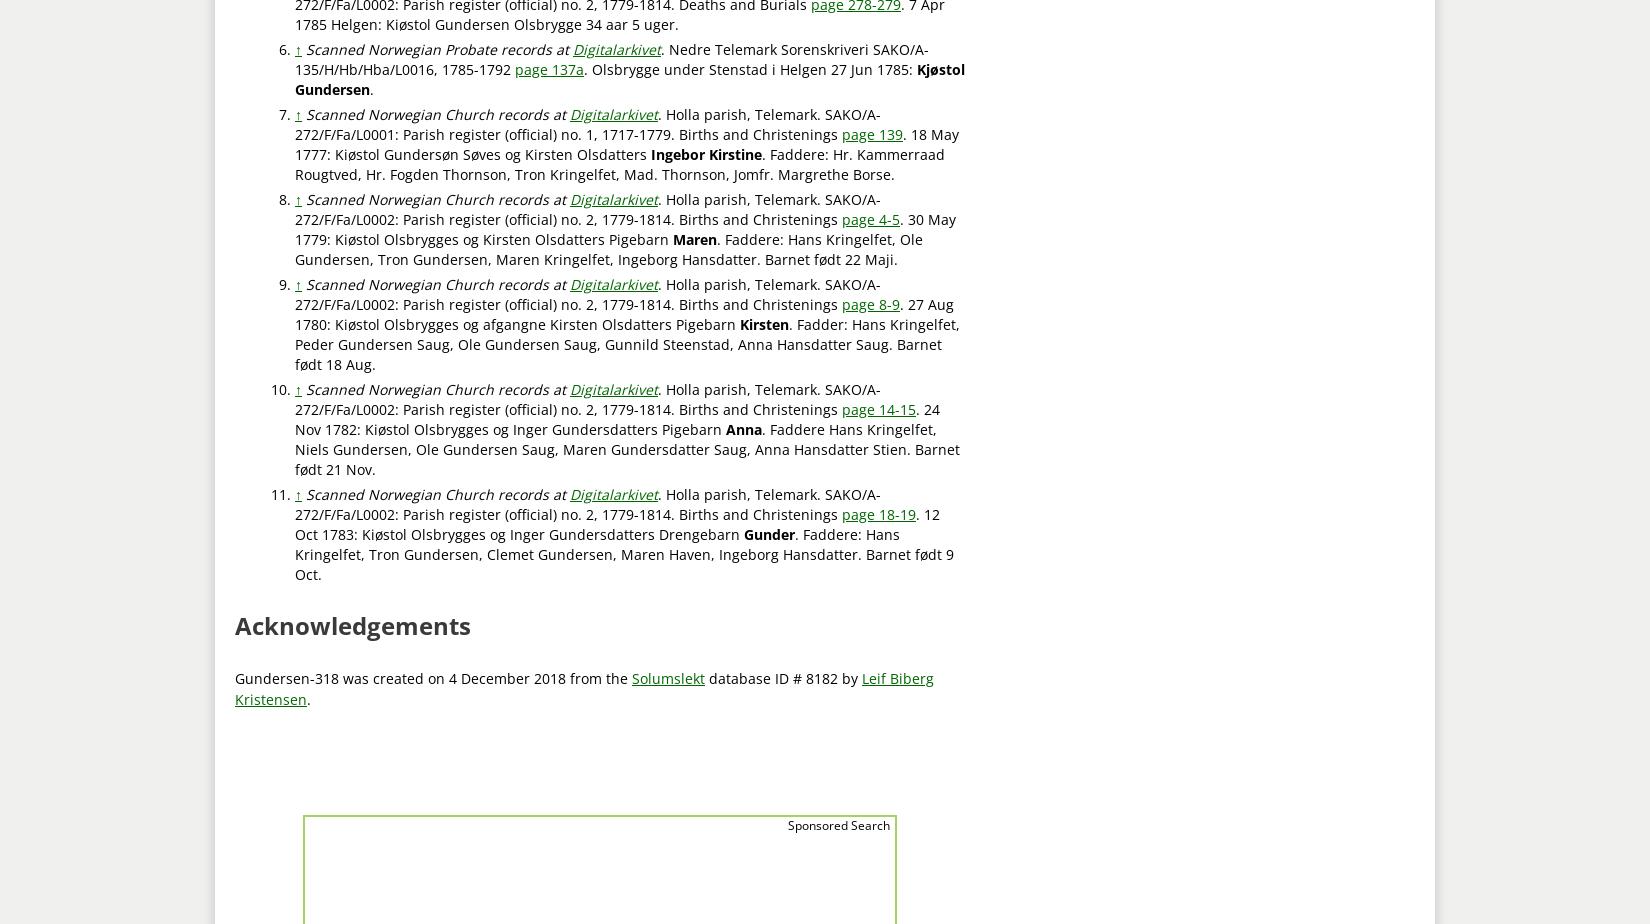 This screenshot has height=924, width=1650. What do you see at coordinates (619, 163) in the screenshot?
I see `'. Faddere: Hr. Kammerraad Rougtved, Hr. Fogden Thornson, Tron Kringelfet, Mad. Thornson, Jomfr. Margrethe Borse.'` at bounding box center [619, 163].